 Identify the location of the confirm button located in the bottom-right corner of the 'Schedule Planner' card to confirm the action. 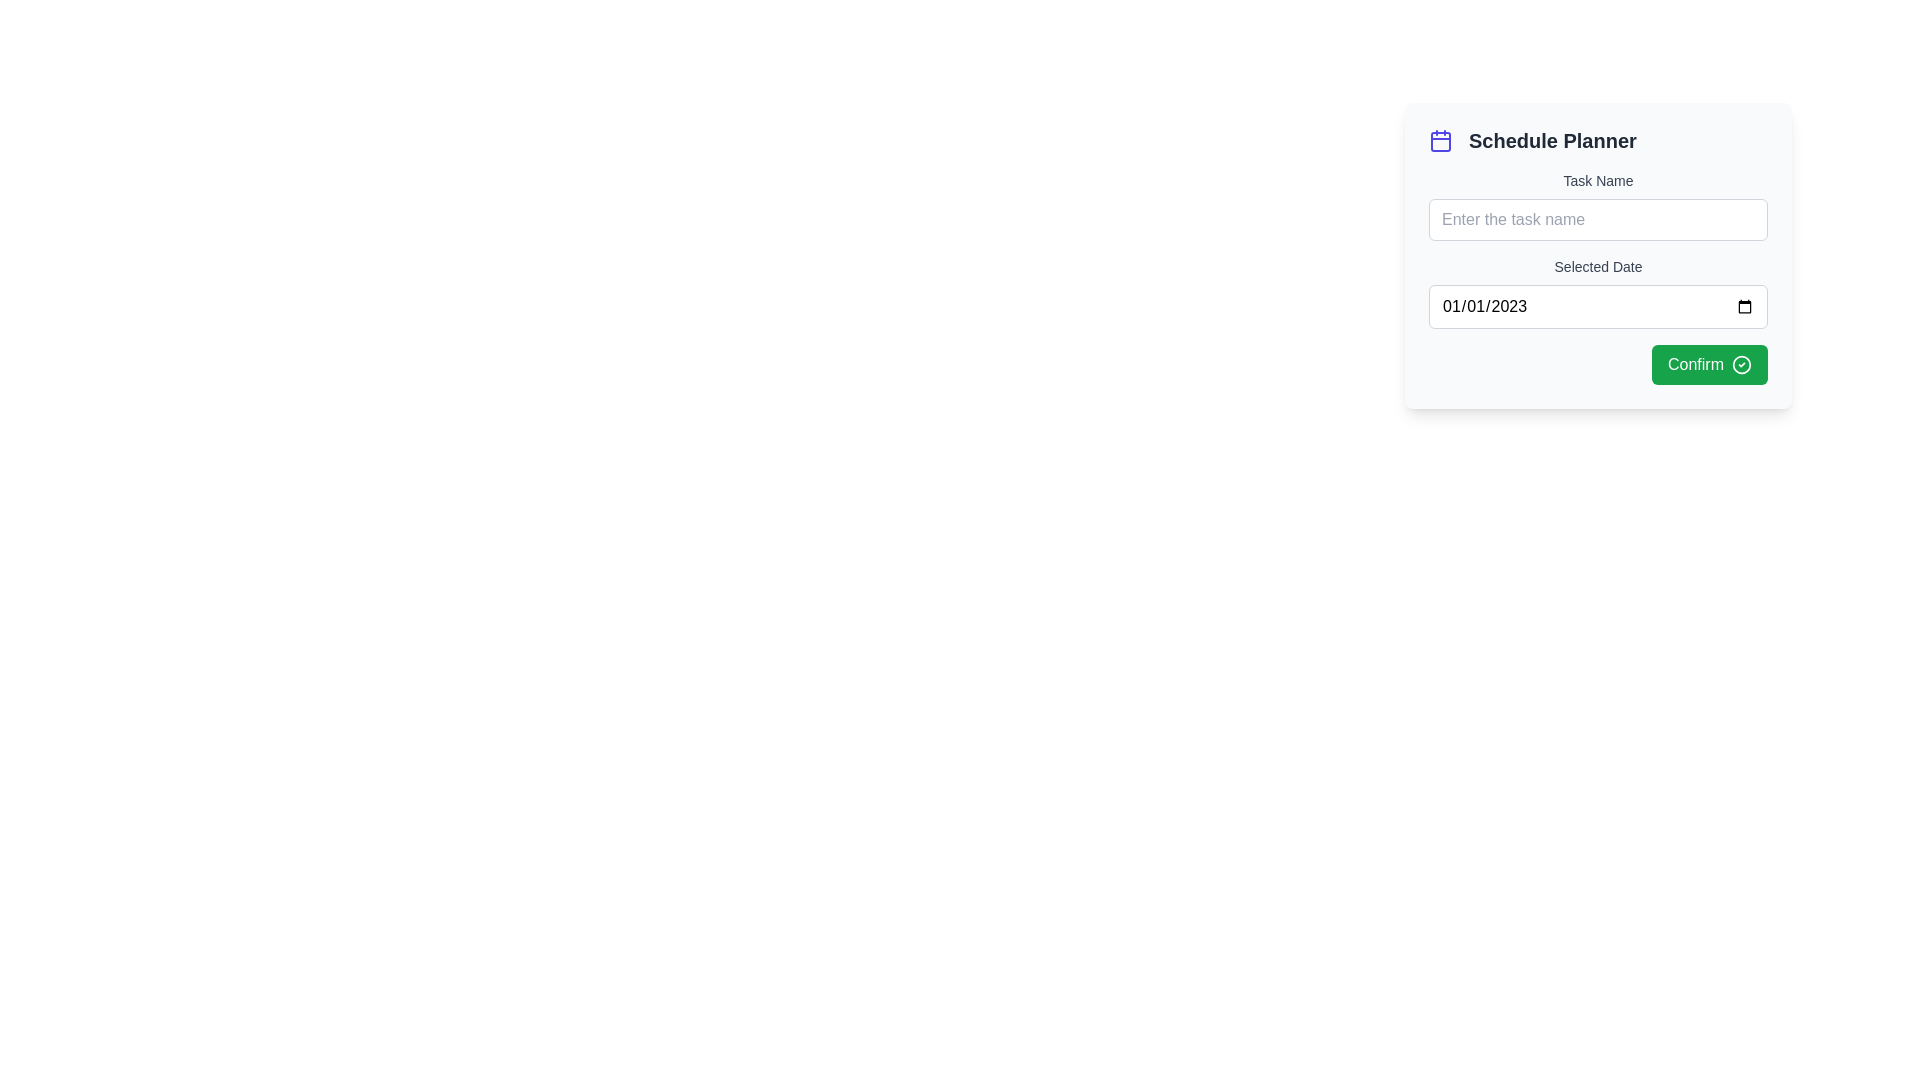
(1708, 365).